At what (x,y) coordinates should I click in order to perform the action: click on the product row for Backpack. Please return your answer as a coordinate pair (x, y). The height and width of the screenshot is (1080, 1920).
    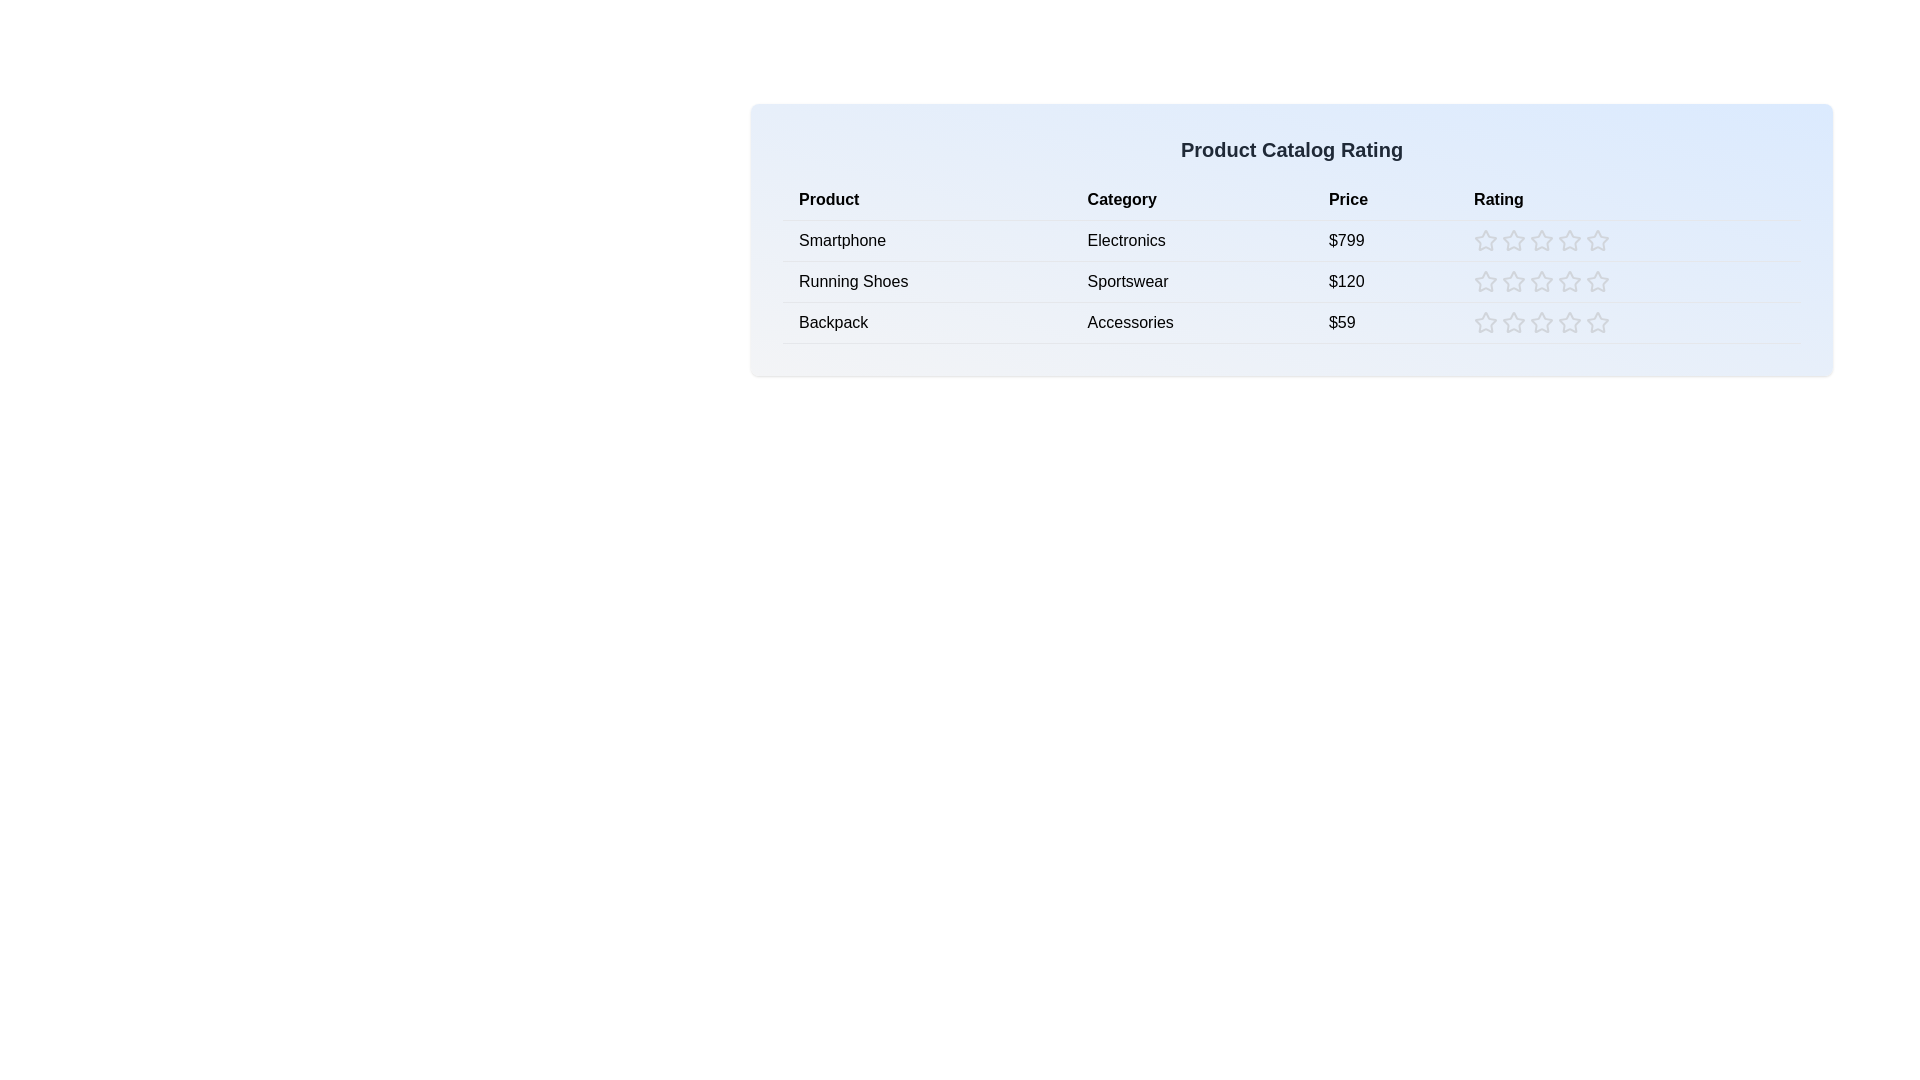
    Looking at the image, I should click on (1291, 322).